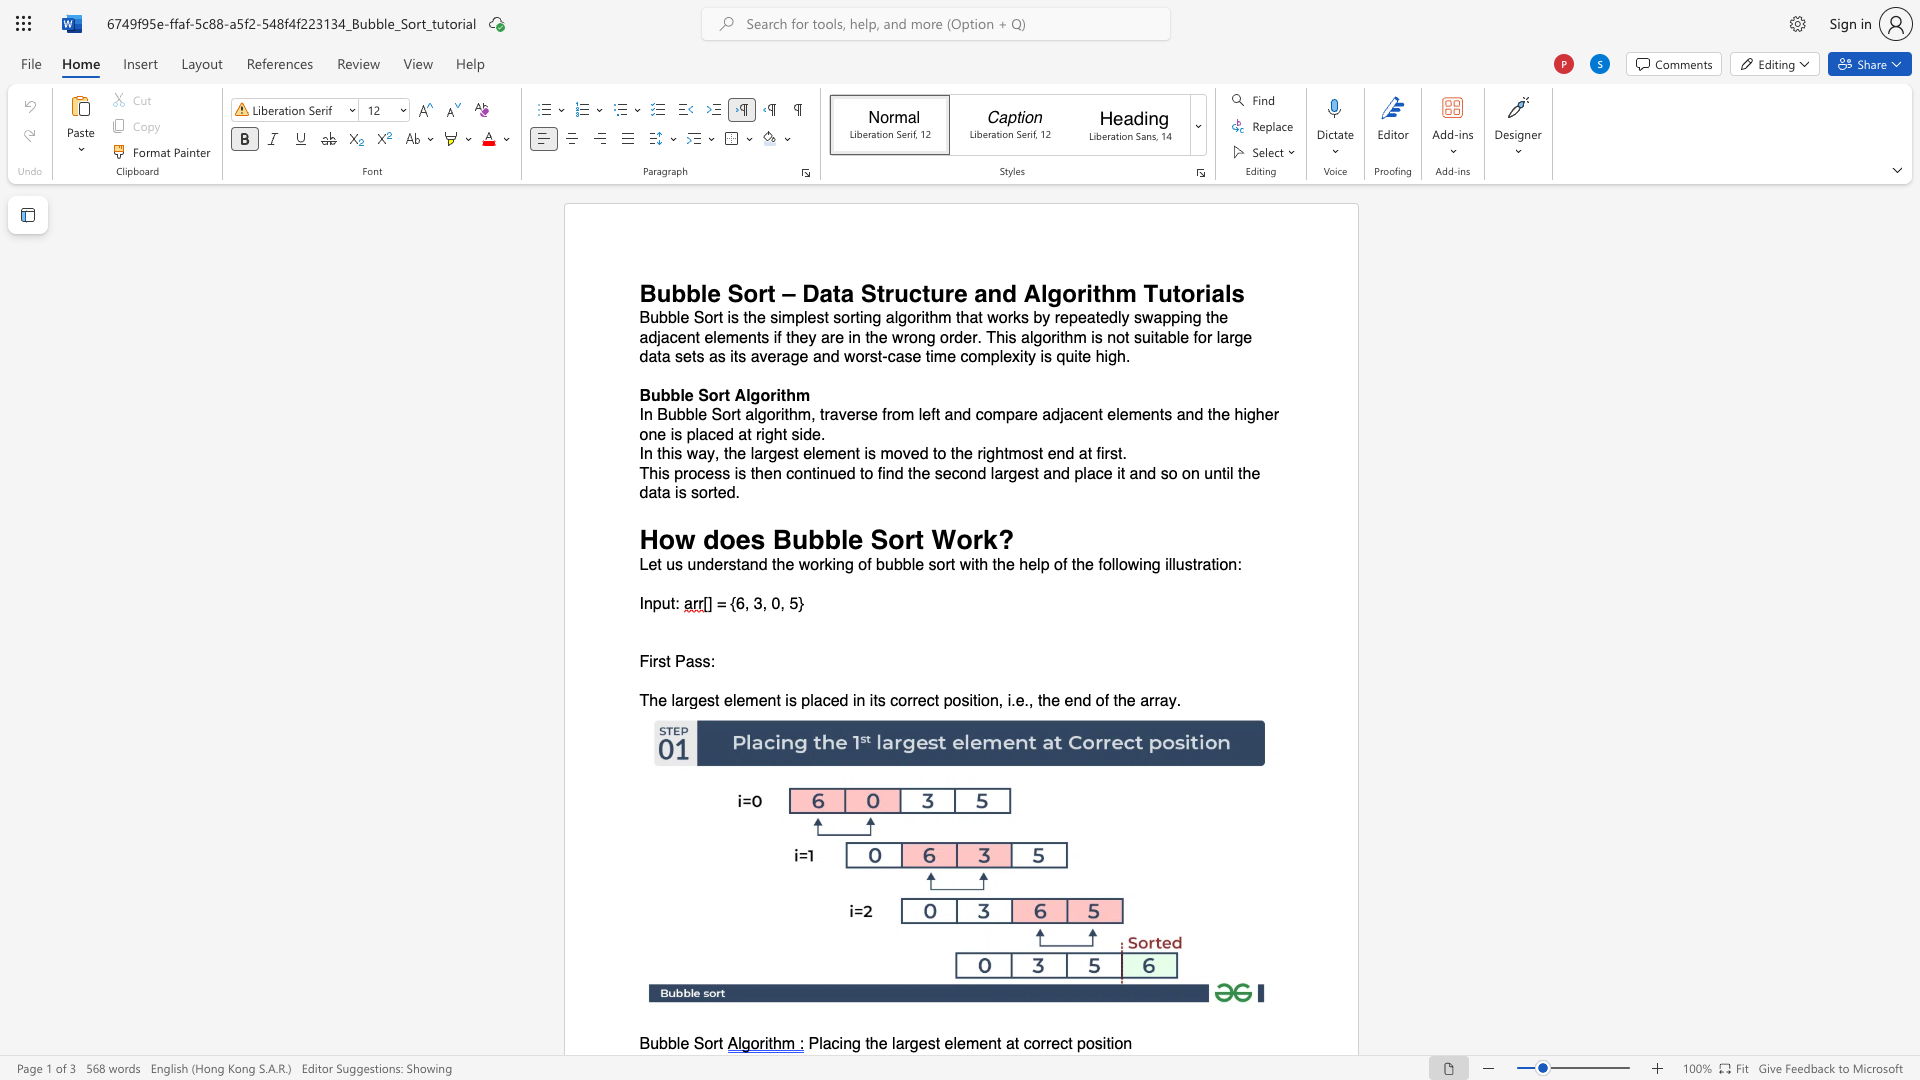 Image resolution: width=1920 pixels, height=1080 pixels. Describe the element at coordinates (824, 538) in the screenshot. I see `the space between the continuous character "b" and "b" in the text` at that location.